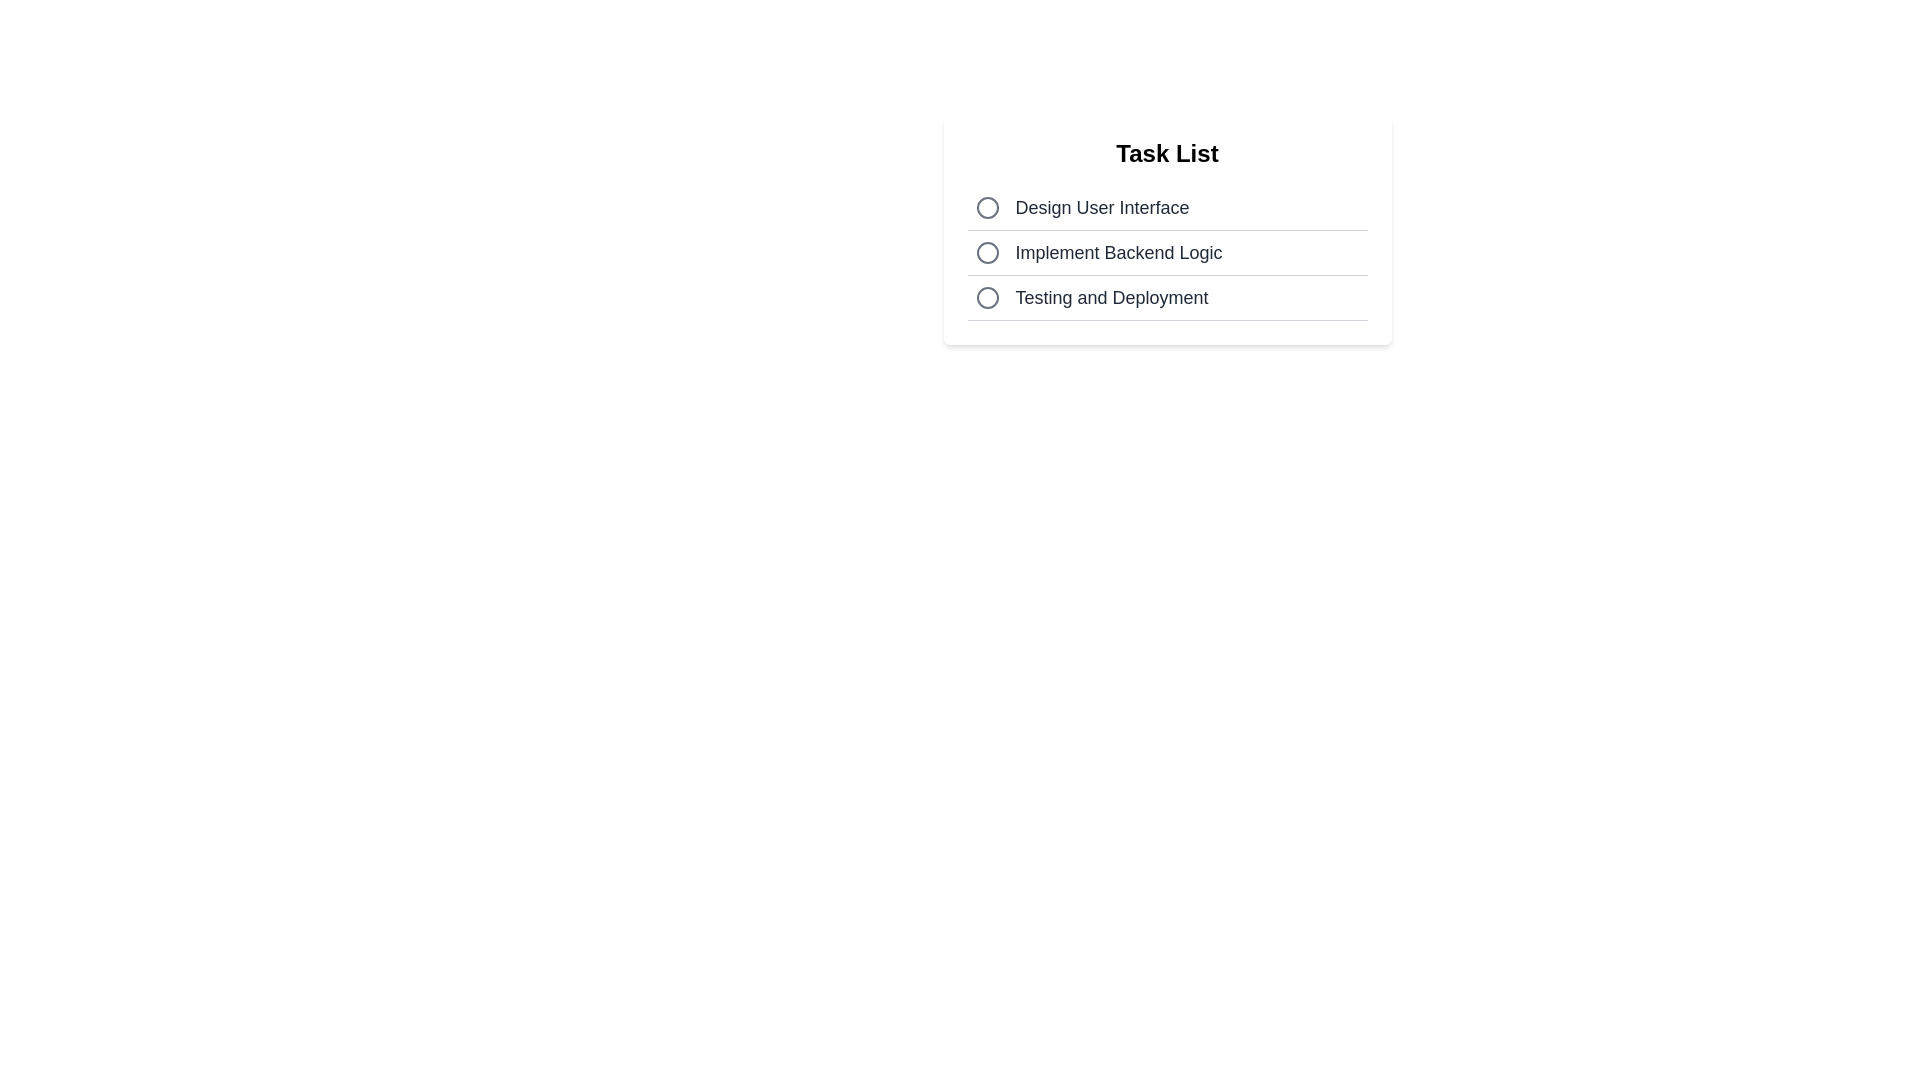 The image size is (1920, 1080). What do you see at coordinates (1111, 297) in the screenshot?
I see `the text label displaying 'Testing and Deployment', which is part of a list item and located to the right of a circular button` at bounding box center [1111, 297].